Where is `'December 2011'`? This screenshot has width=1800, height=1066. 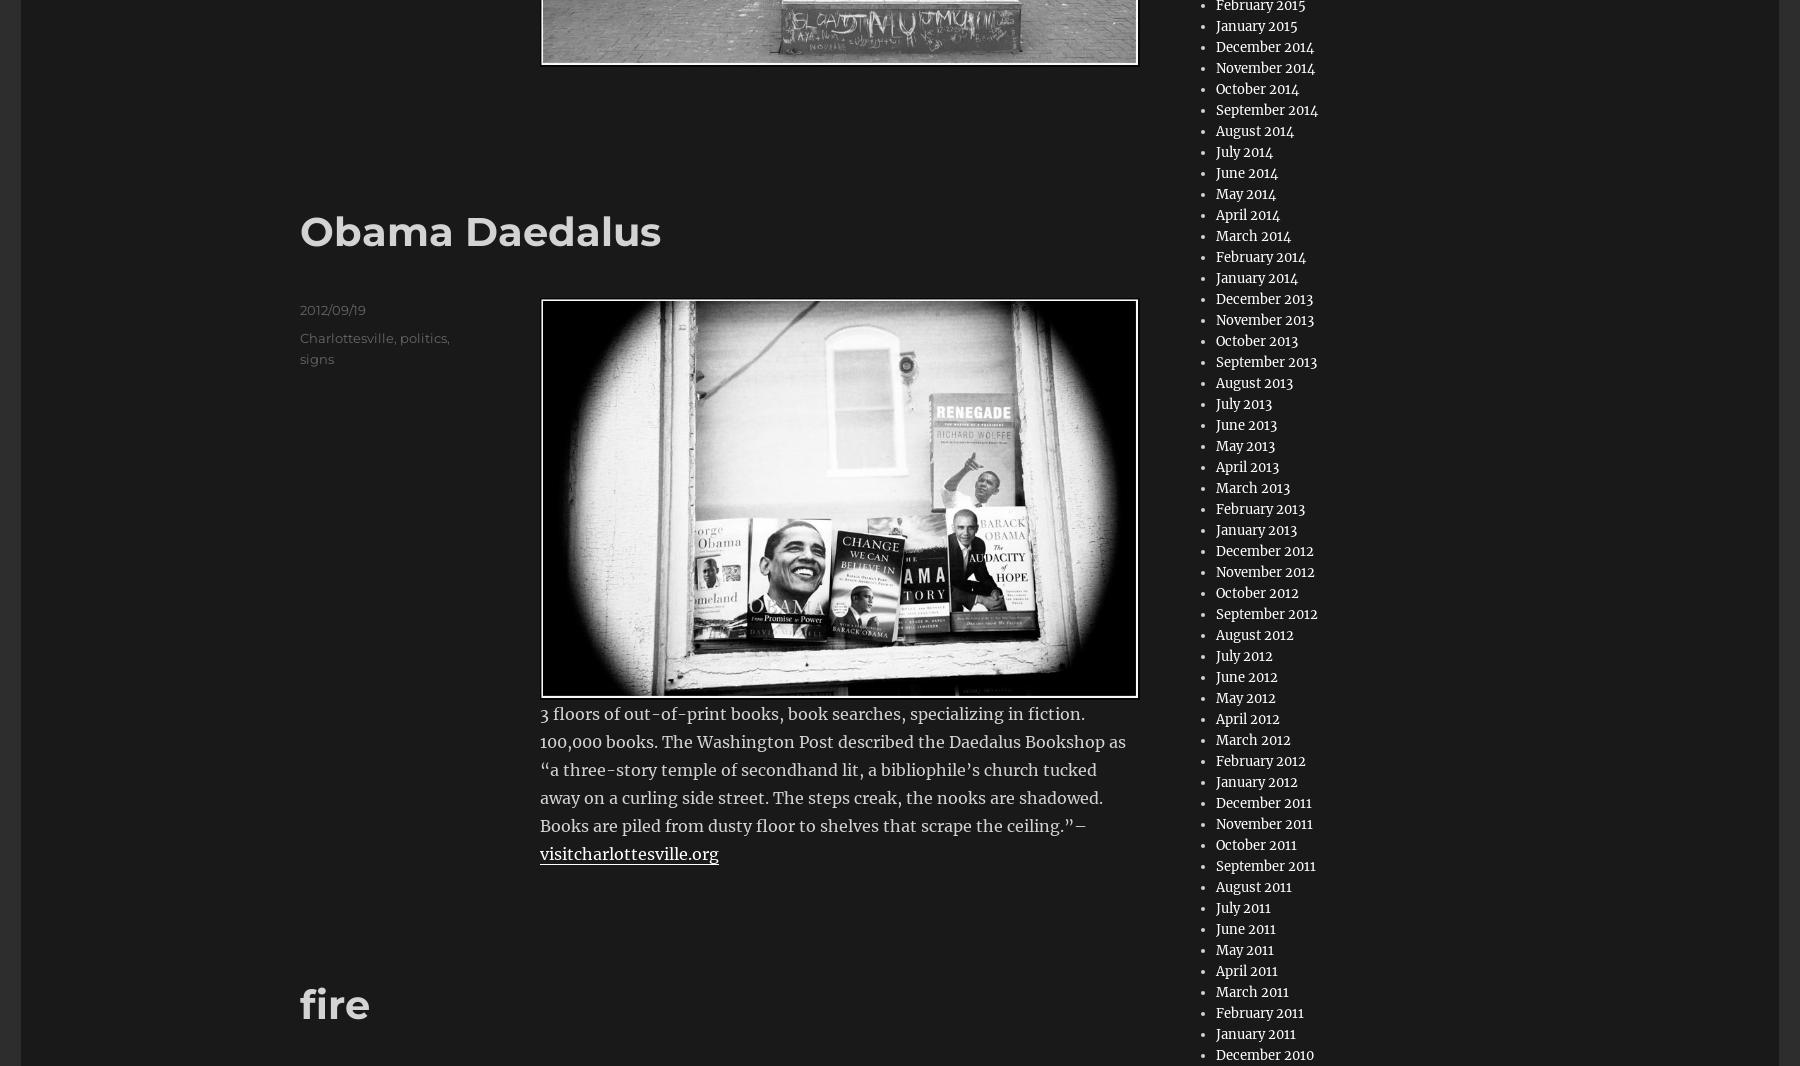
'December 2011' is located at coordinates (1263, 803).